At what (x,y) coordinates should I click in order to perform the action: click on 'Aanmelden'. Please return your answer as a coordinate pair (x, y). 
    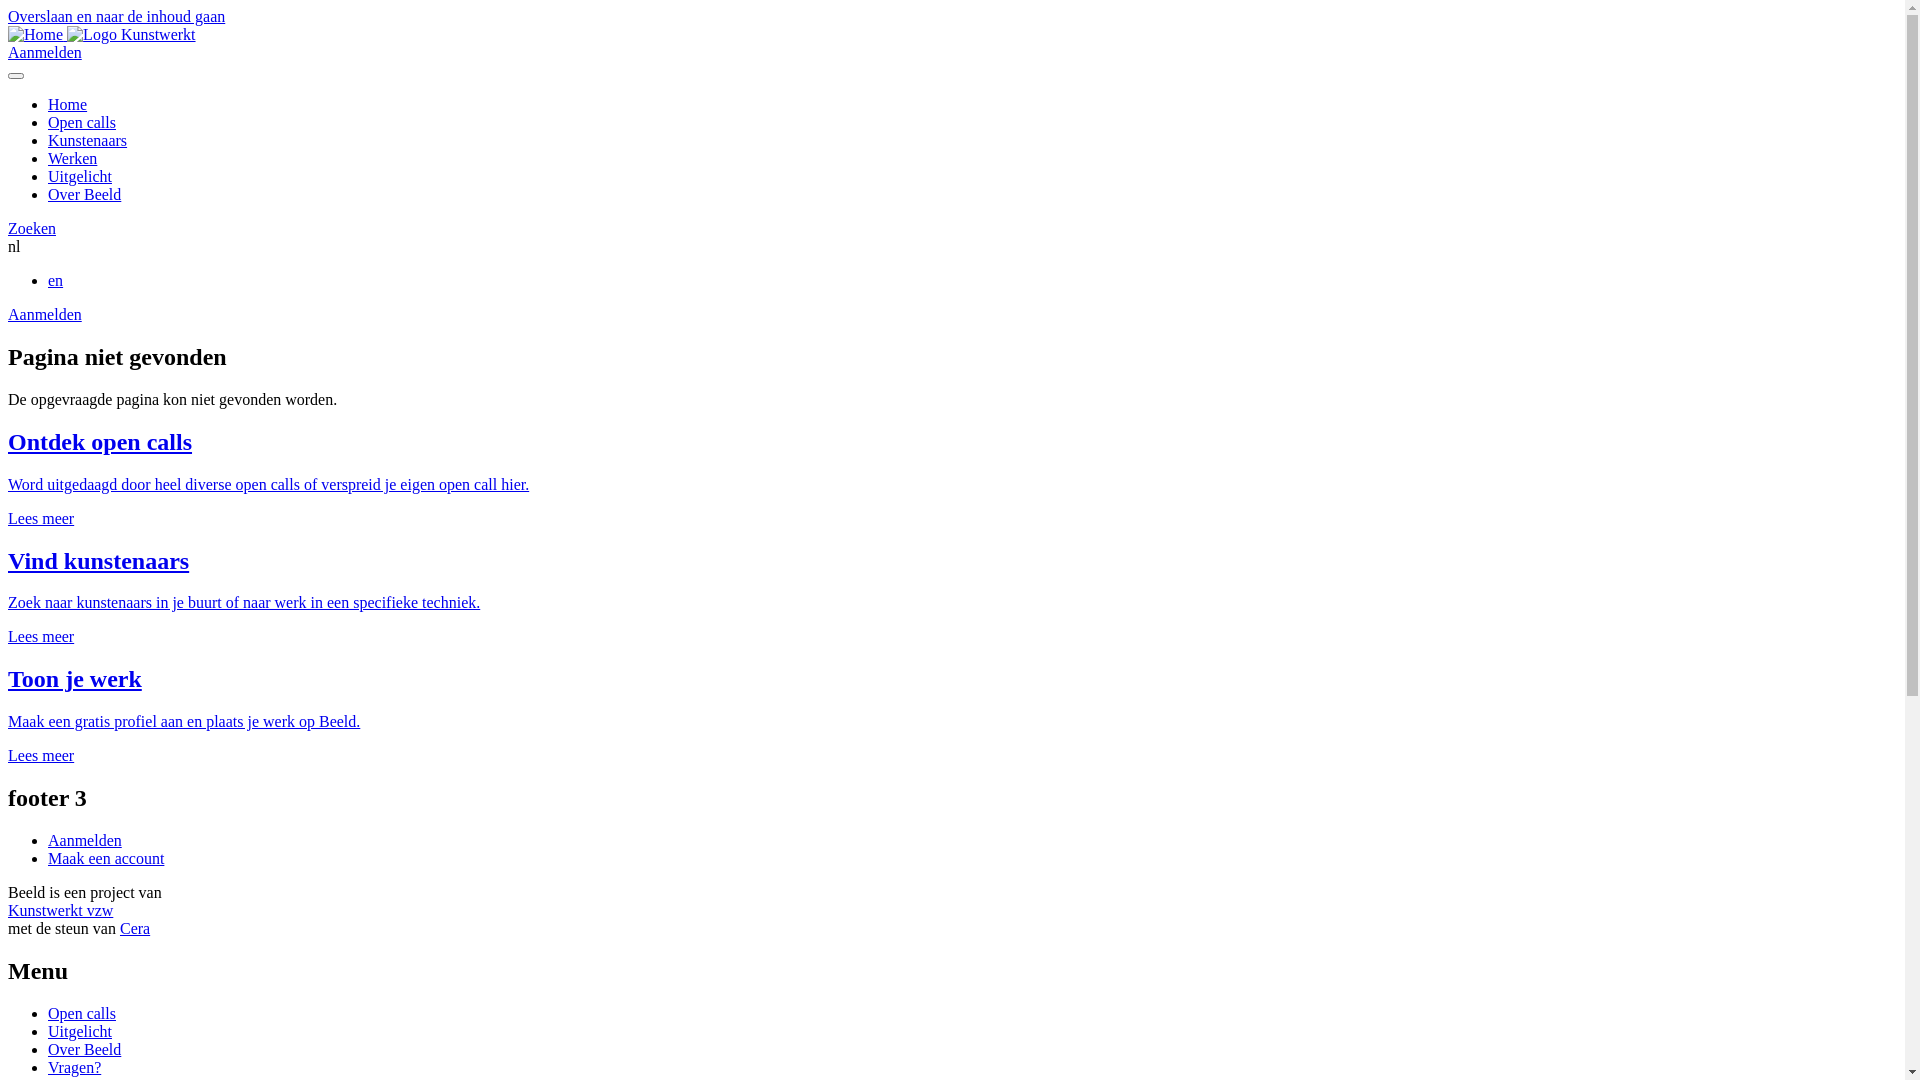
    Looking at the image, I should click on (84, 840).